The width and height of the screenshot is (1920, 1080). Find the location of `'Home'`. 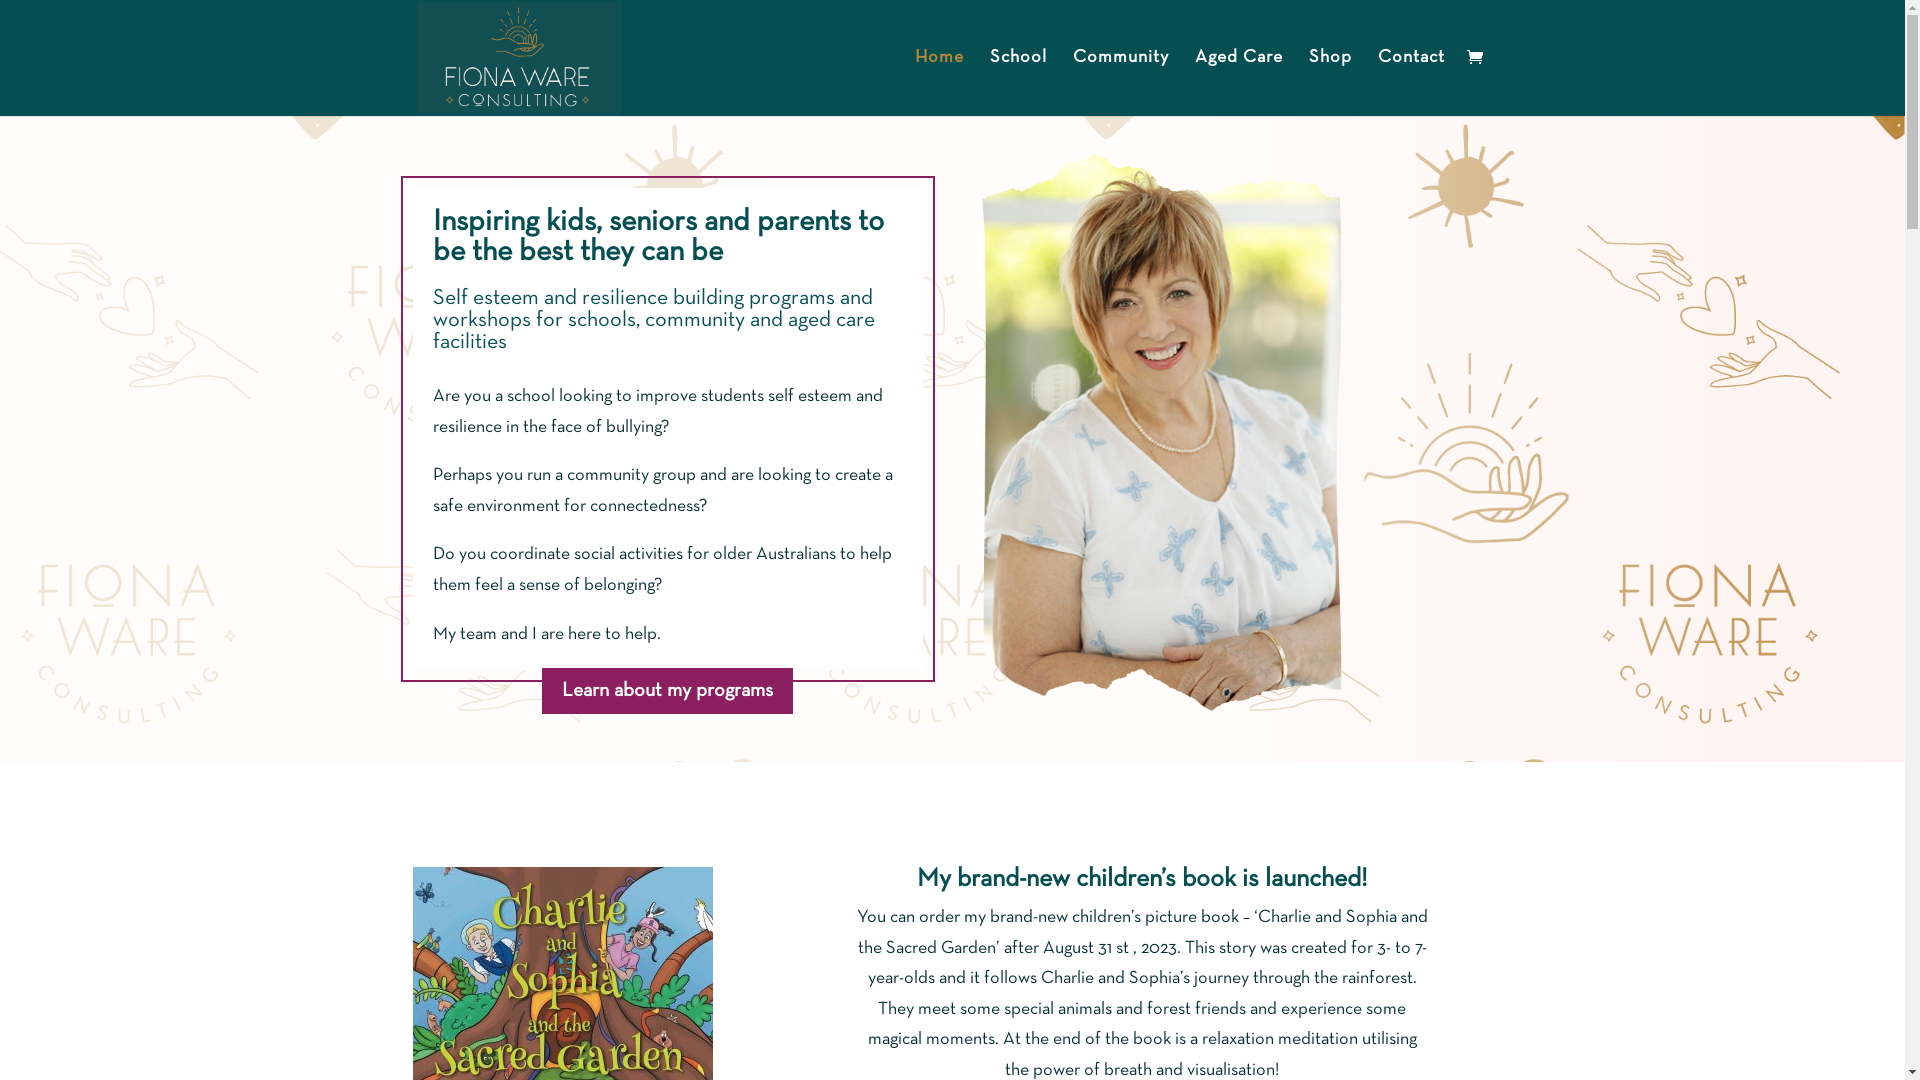

'Home' is located at coordinates (937, 82).